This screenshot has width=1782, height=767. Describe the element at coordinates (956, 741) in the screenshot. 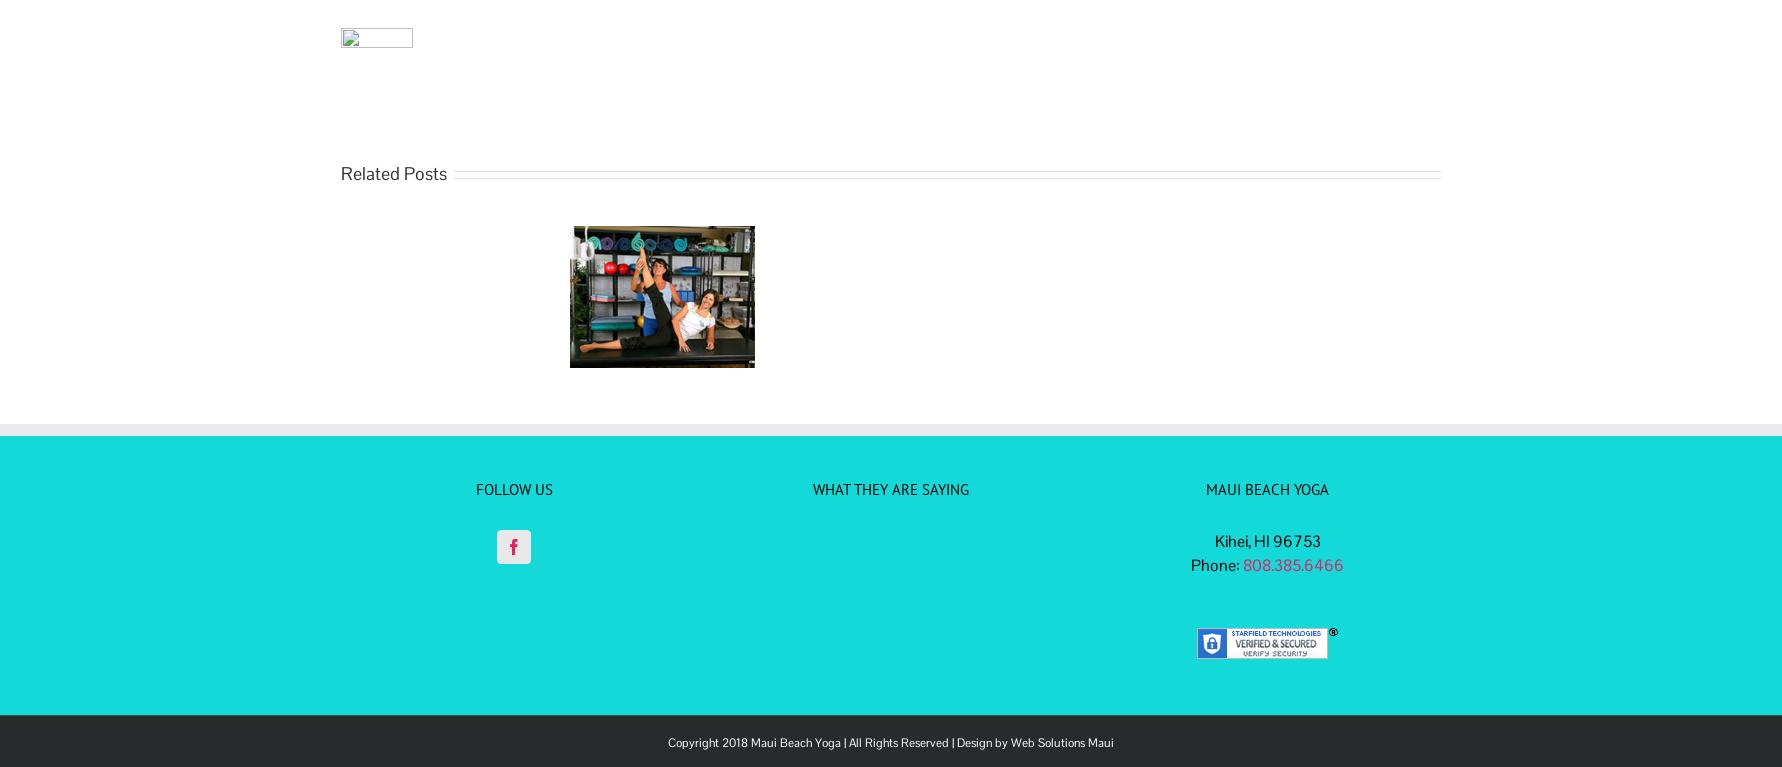

I see `'Design by Web Solutions Maui'` at that location.